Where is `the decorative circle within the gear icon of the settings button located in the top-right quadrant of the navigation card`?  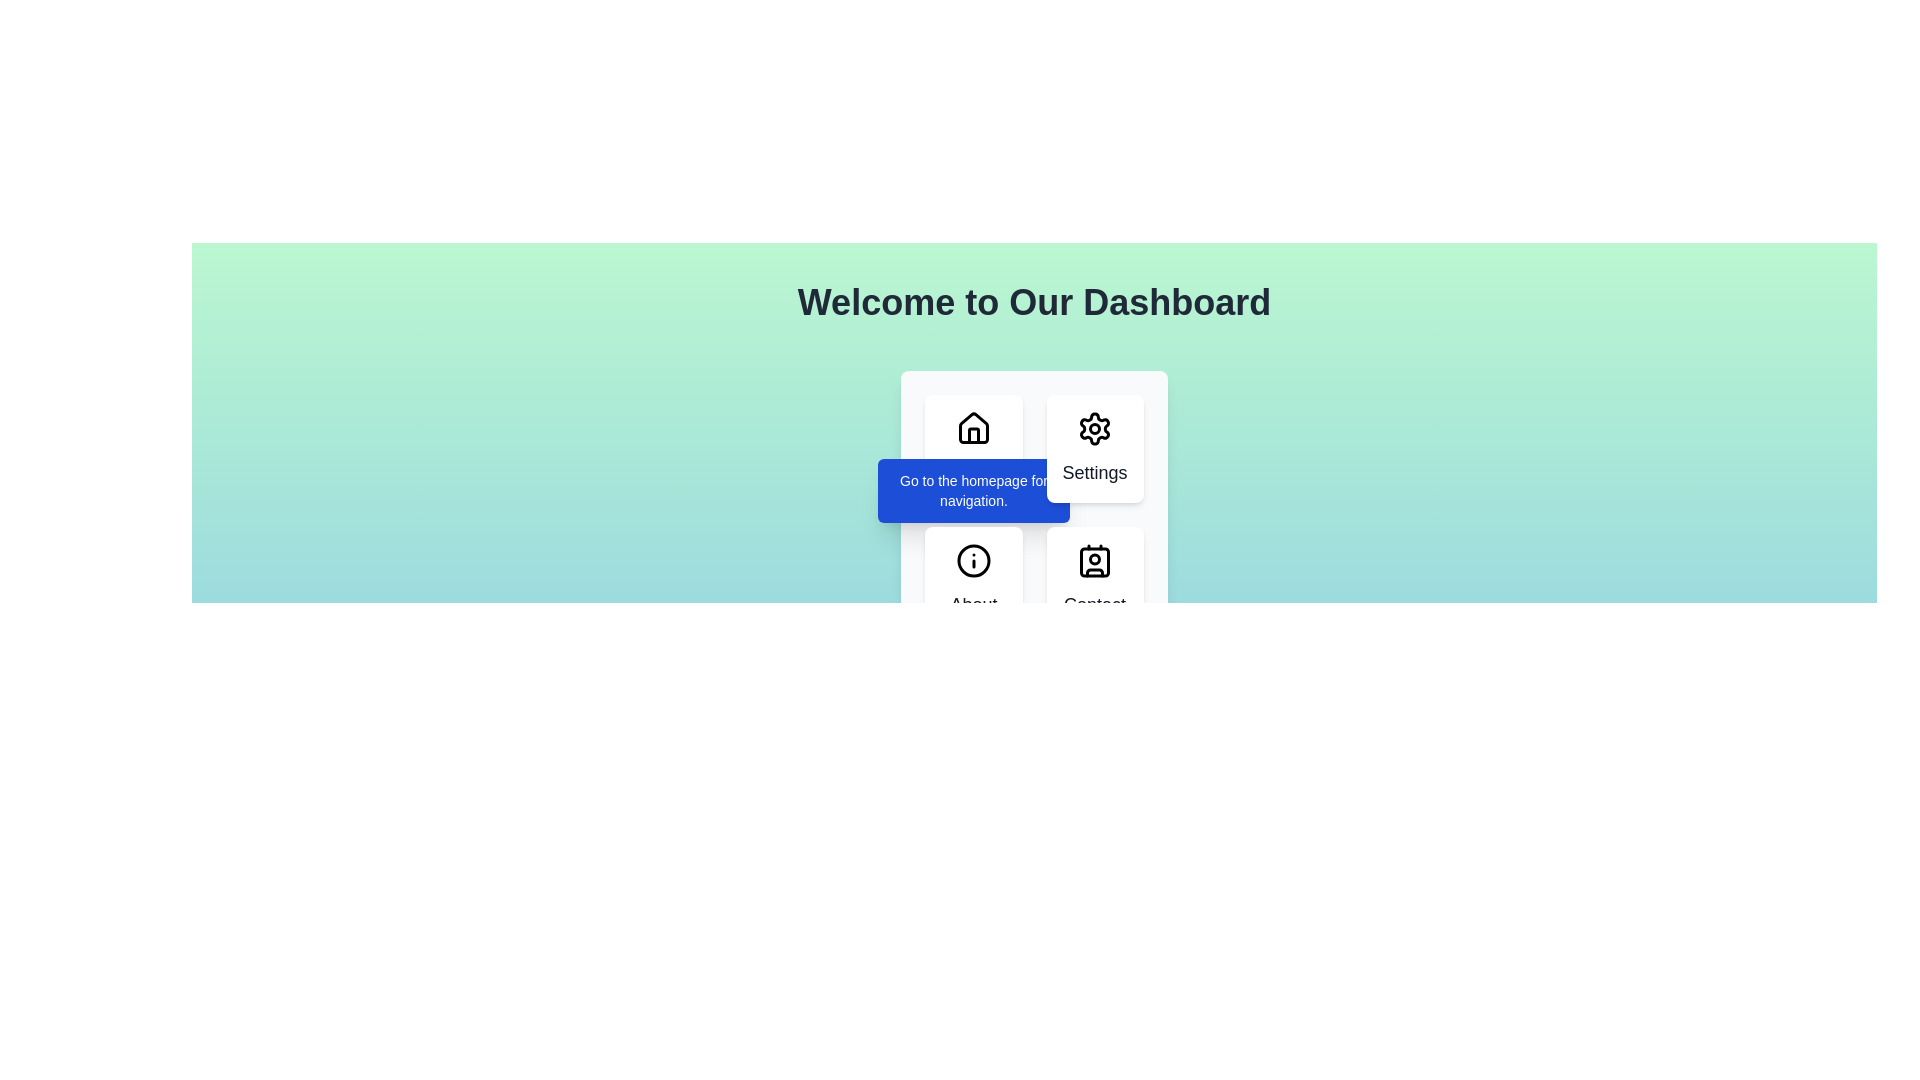 the decorative circle within the gear icon of the settings button located in the top-right quadrant of the navigation card is located at coordinates (1093, 427).